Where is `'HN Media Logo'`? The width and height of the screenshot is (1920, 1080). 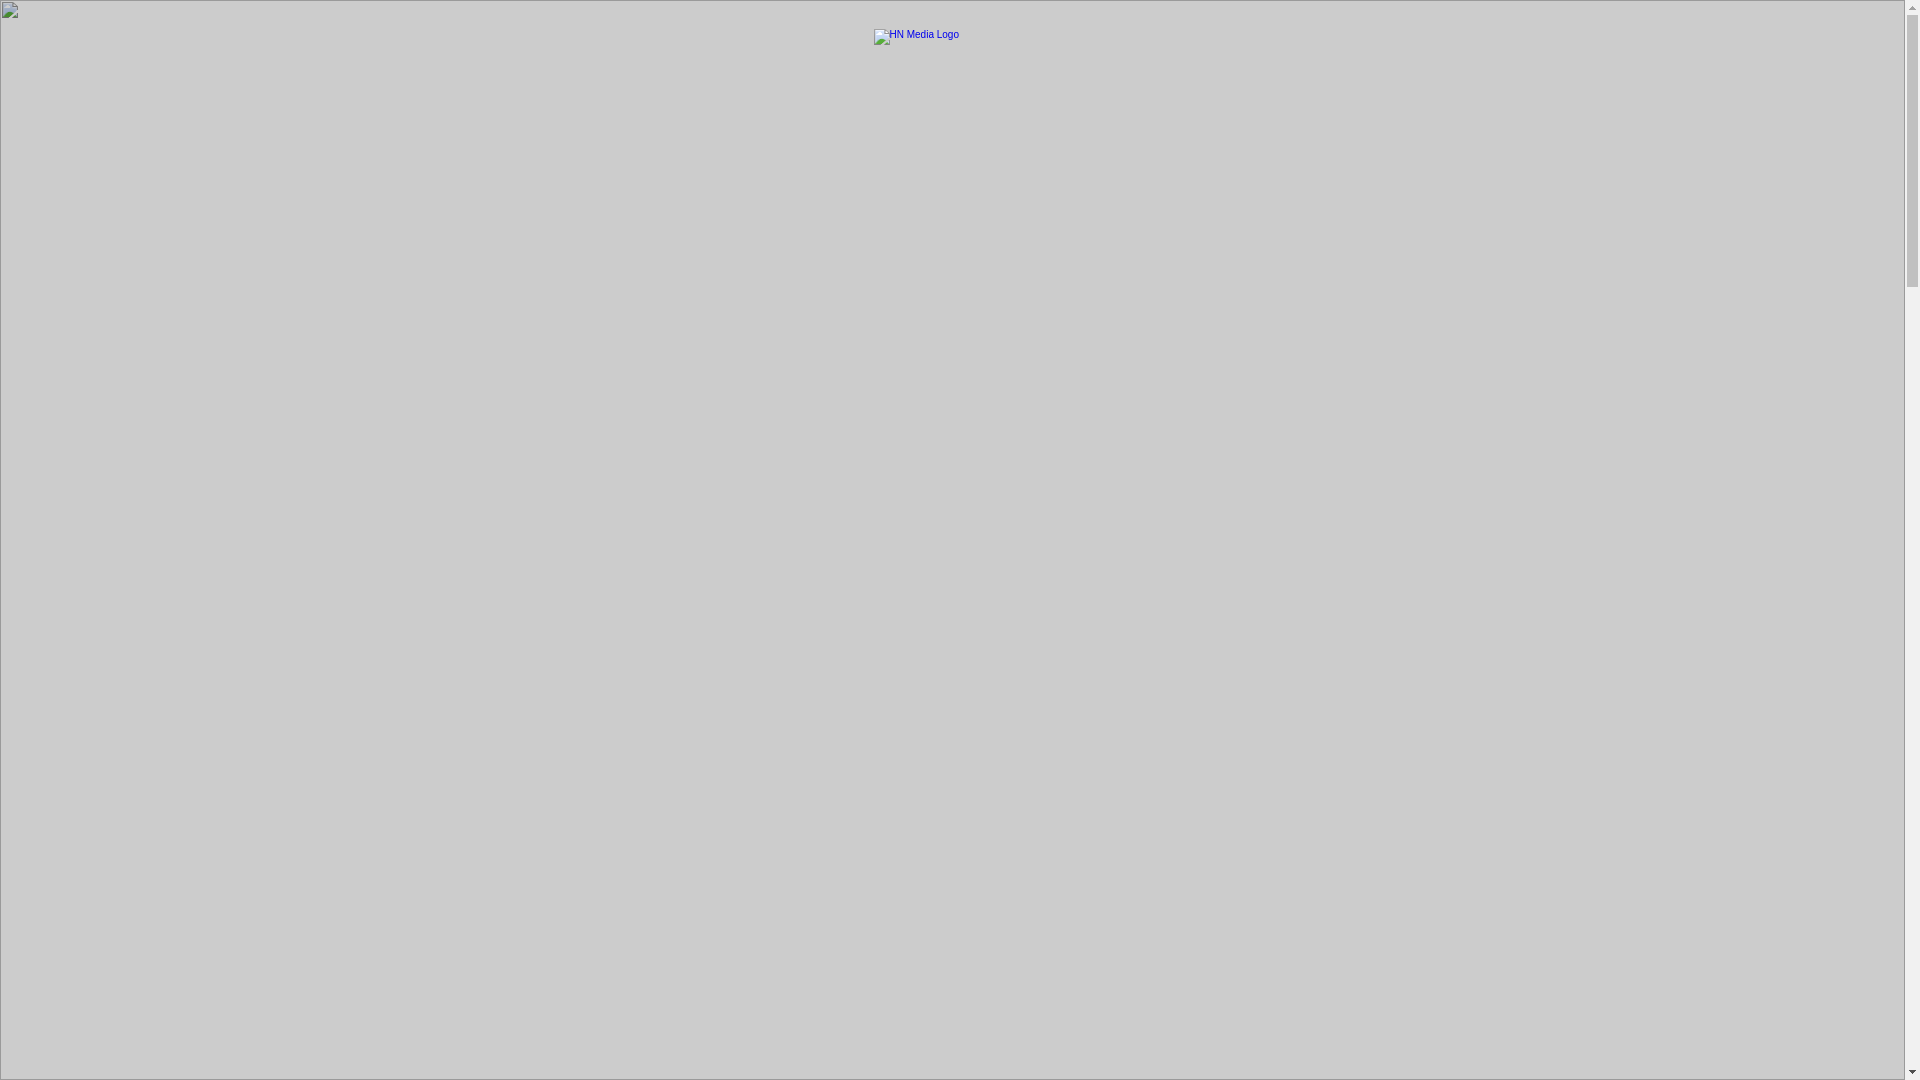 'HN Media Logo' is located at coordinates (873, 48).